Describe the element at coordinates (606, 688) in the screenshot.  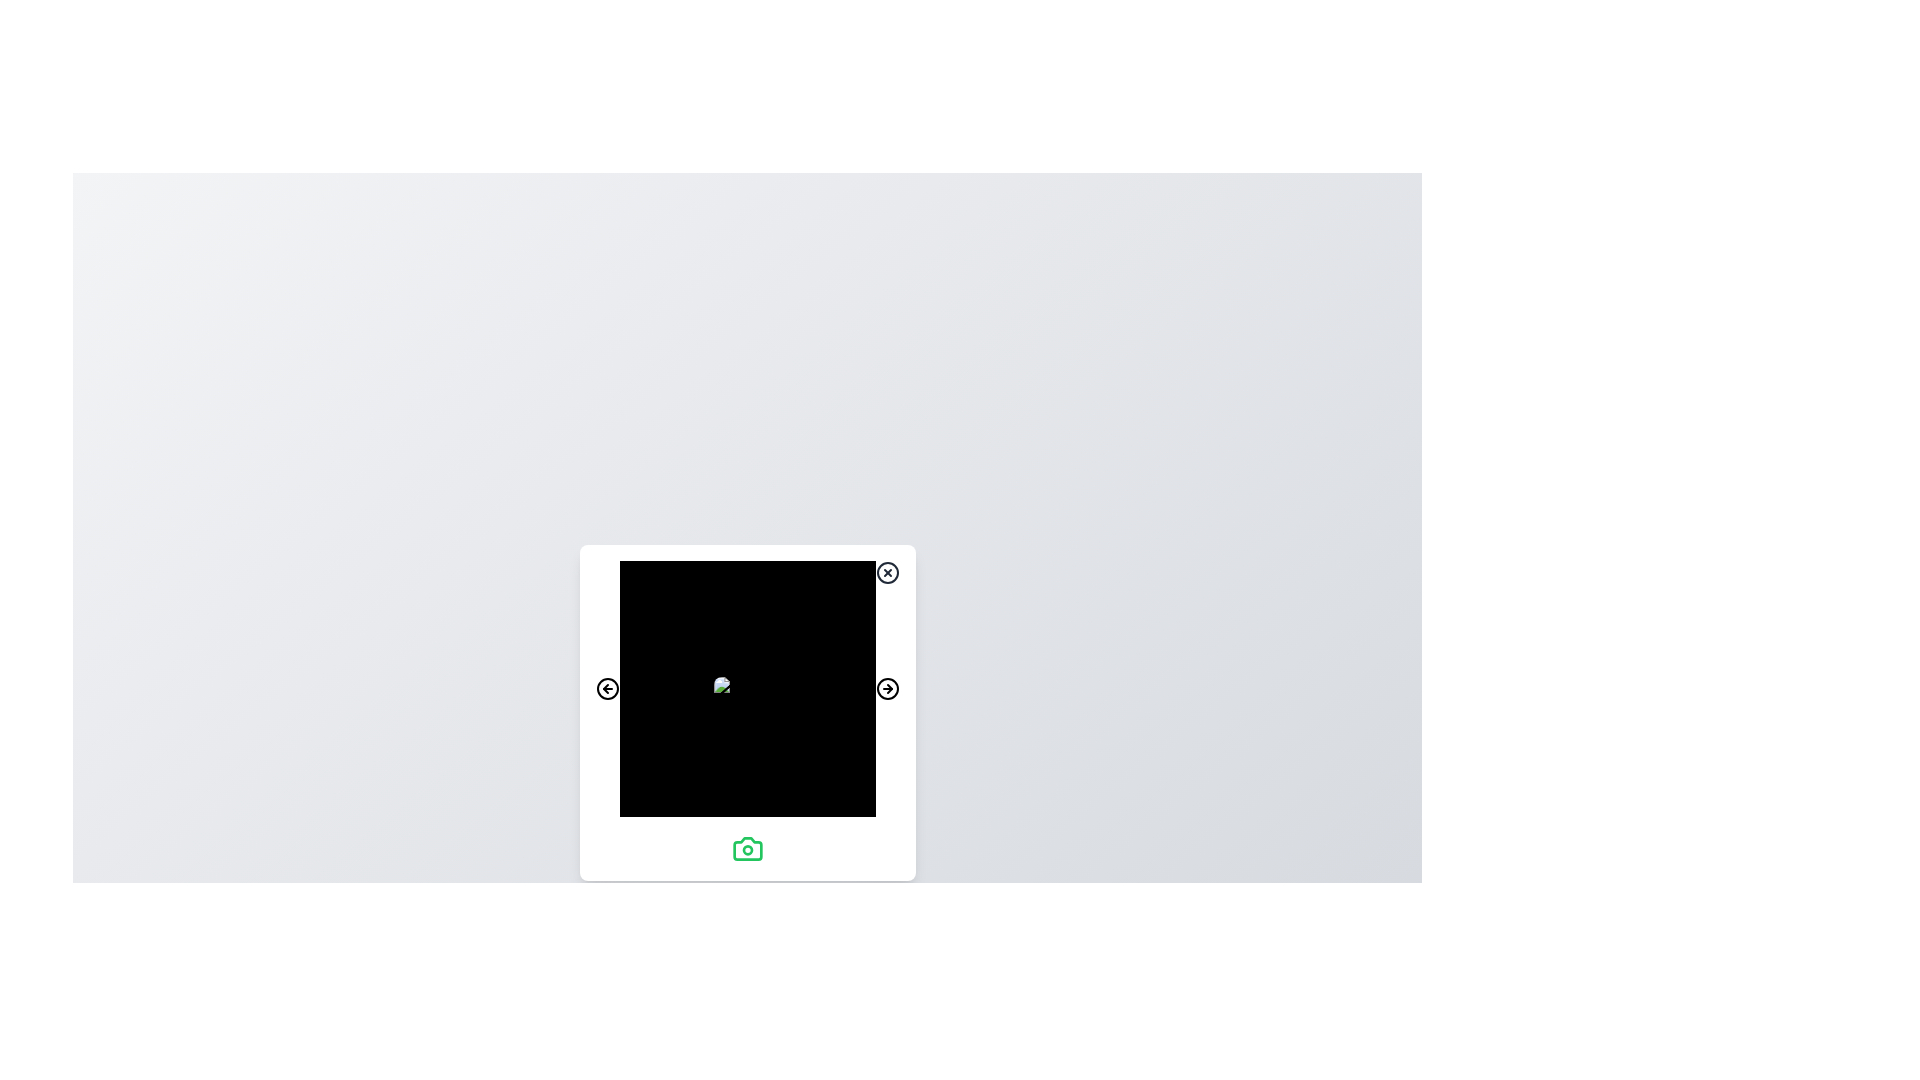
I see `the navigation button on the left side to move to the previous item in the gallery` at that location.